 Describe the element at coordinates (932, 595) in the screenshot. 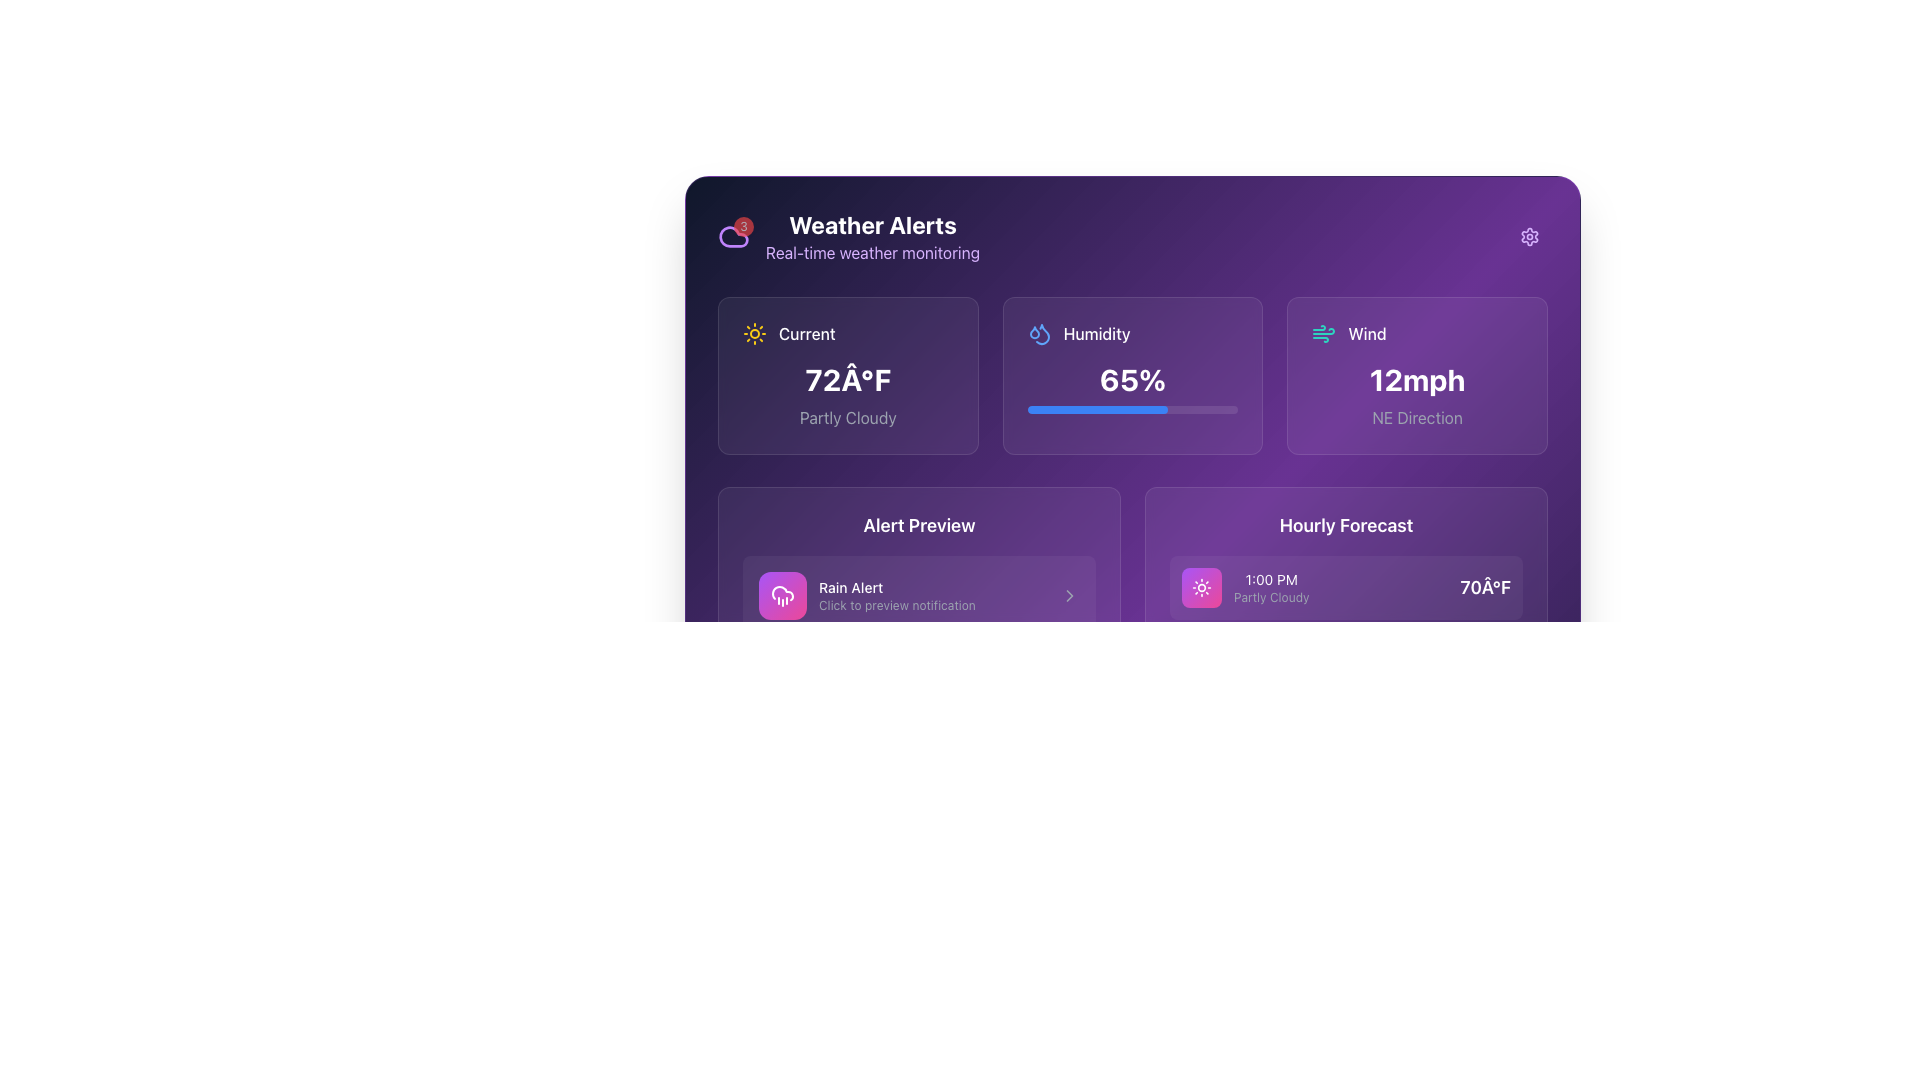

I see `informational text component labeled 'Rain Alert' which prompts 'Click to preview notification'` at that location.